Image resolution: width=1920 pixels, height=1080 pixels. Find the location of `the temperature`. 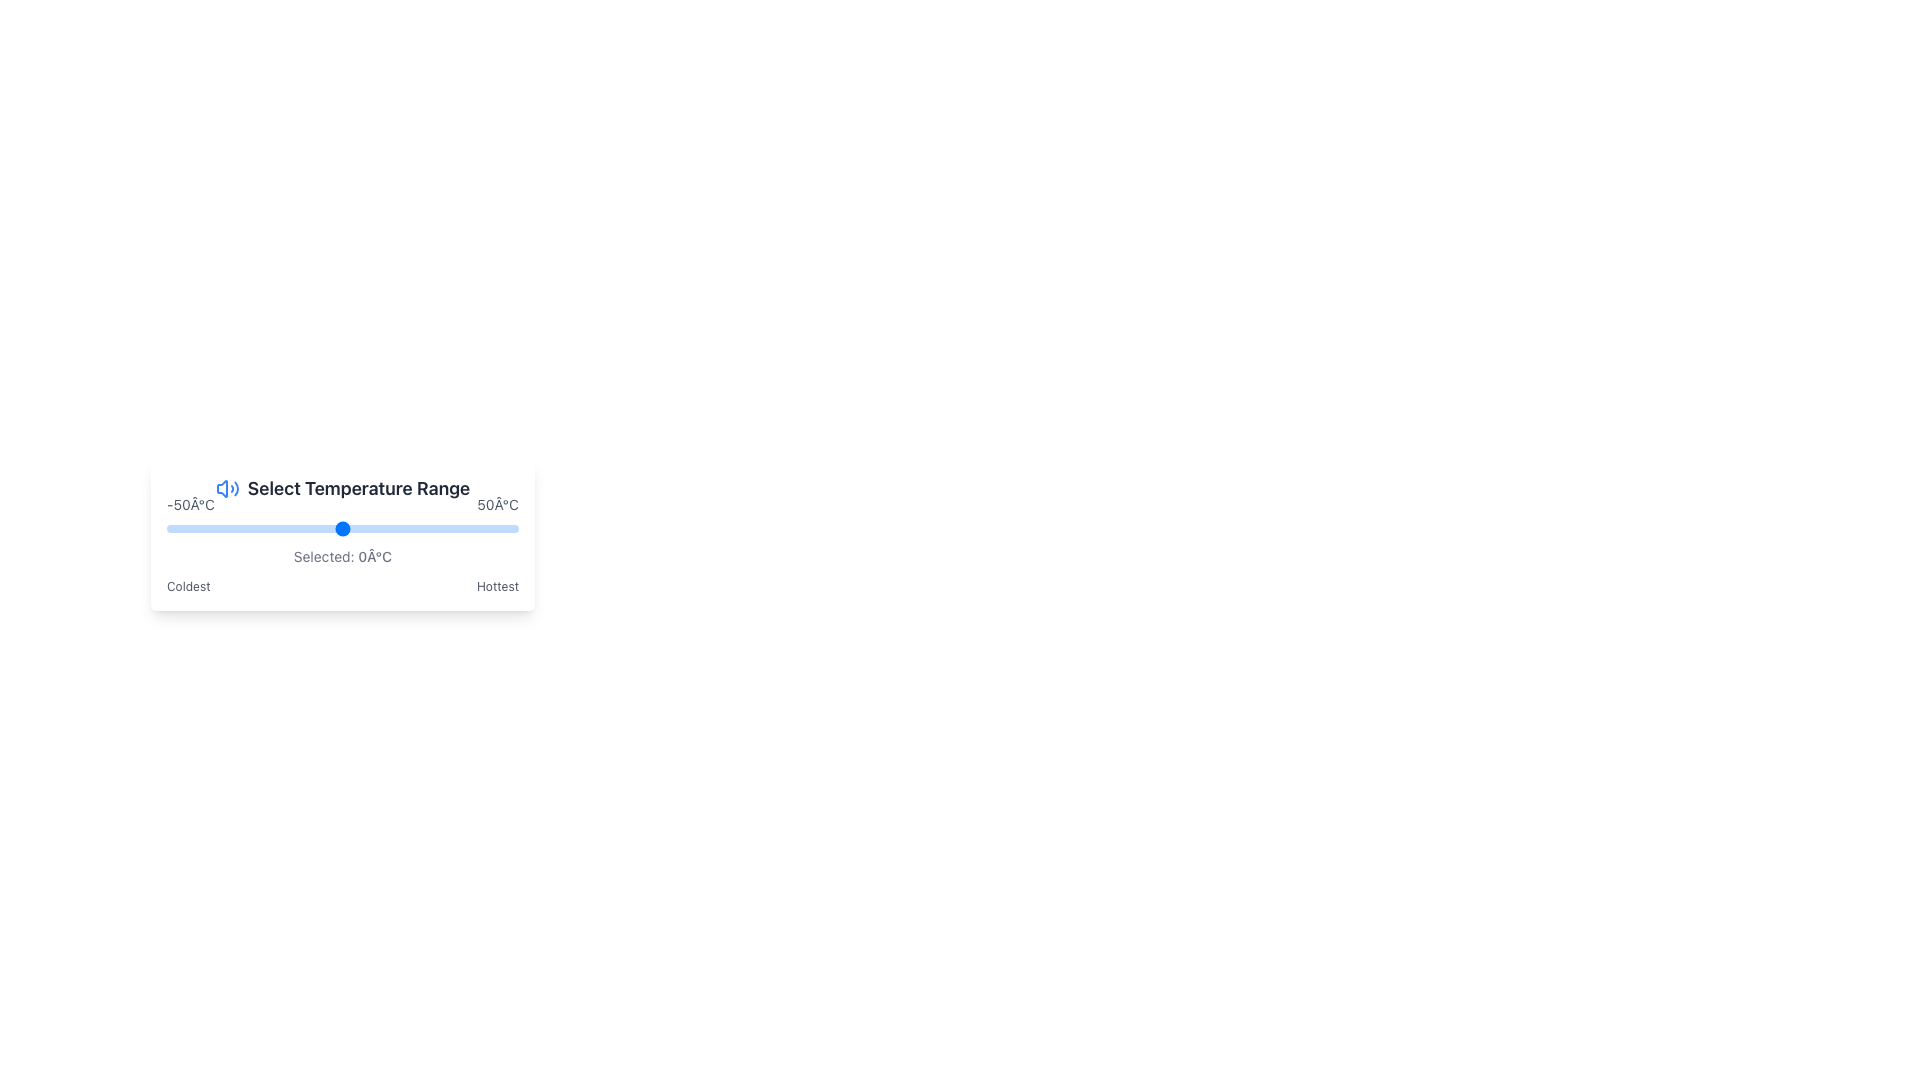

the temperature is located at coordinates (233, 527).